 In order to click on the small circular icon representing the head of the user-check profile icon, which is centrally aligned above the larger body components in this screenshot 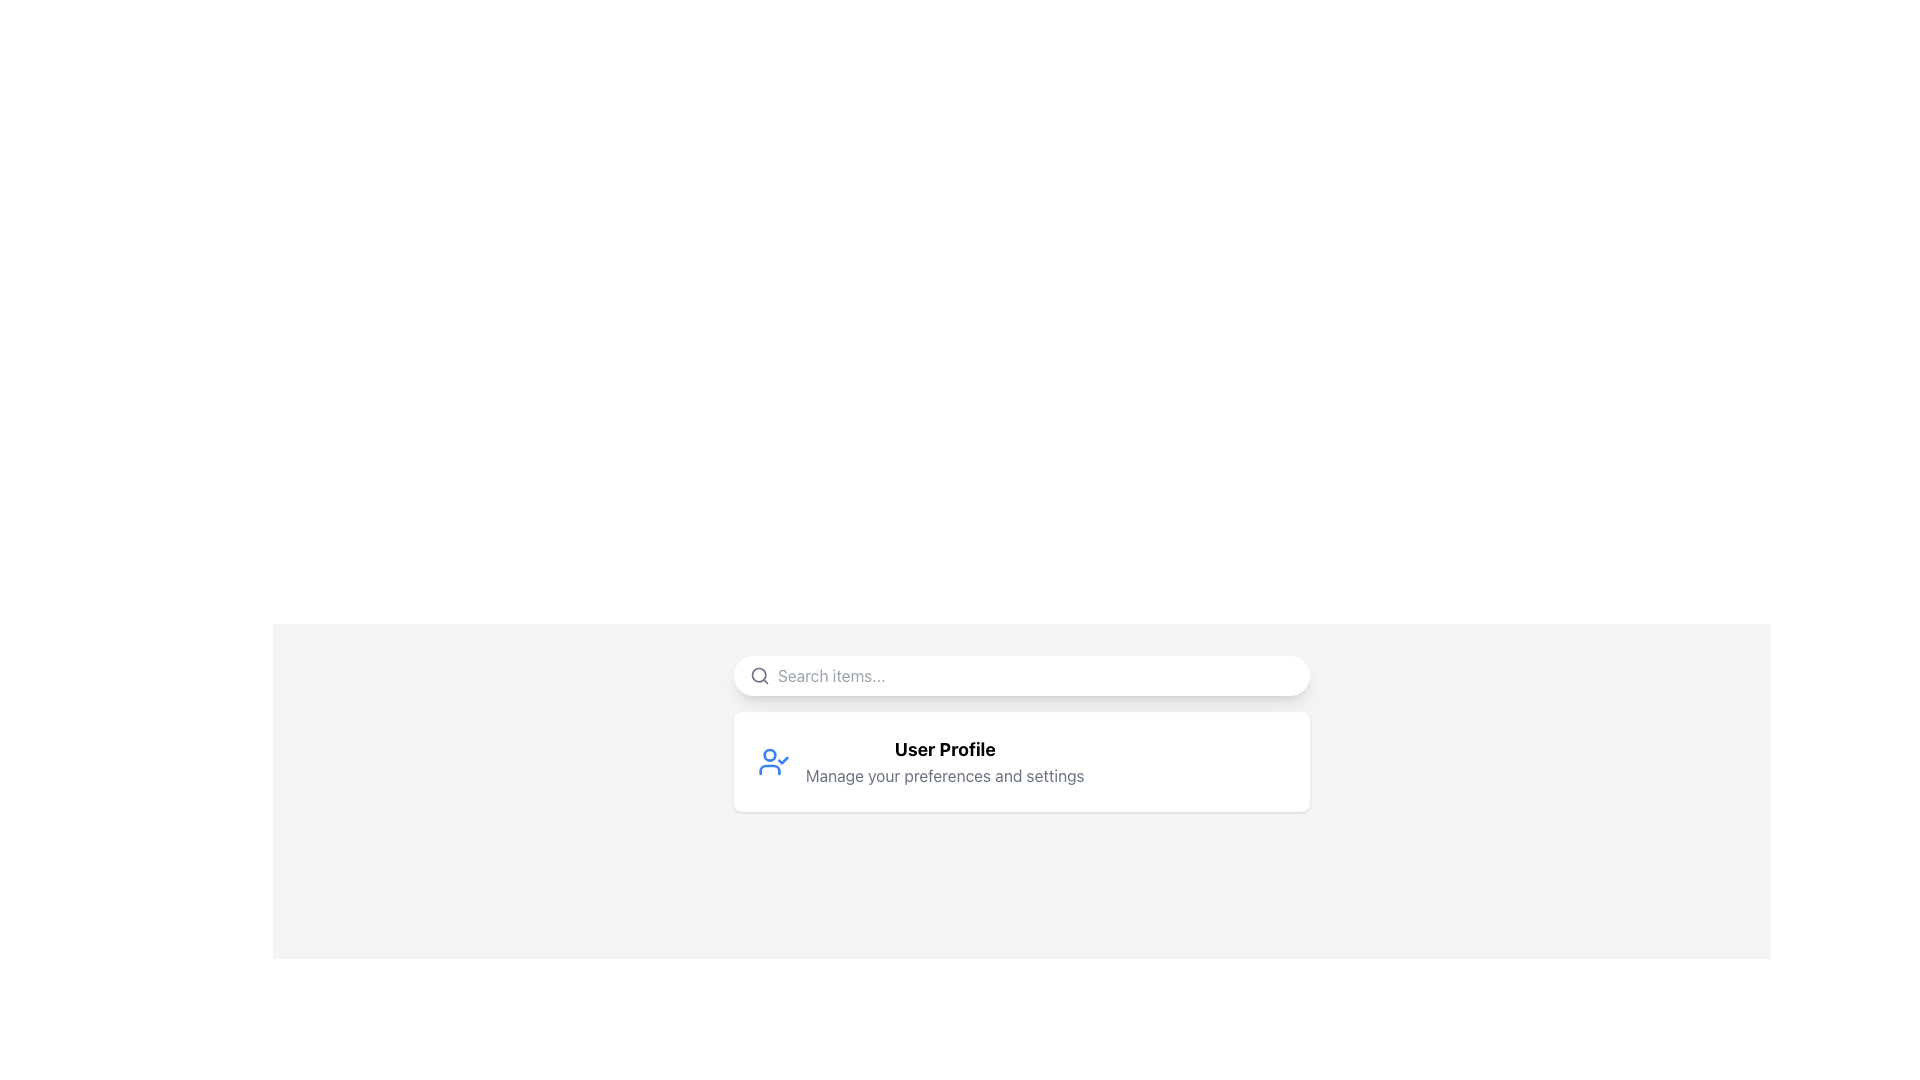, I will do `click(768, 755)`.